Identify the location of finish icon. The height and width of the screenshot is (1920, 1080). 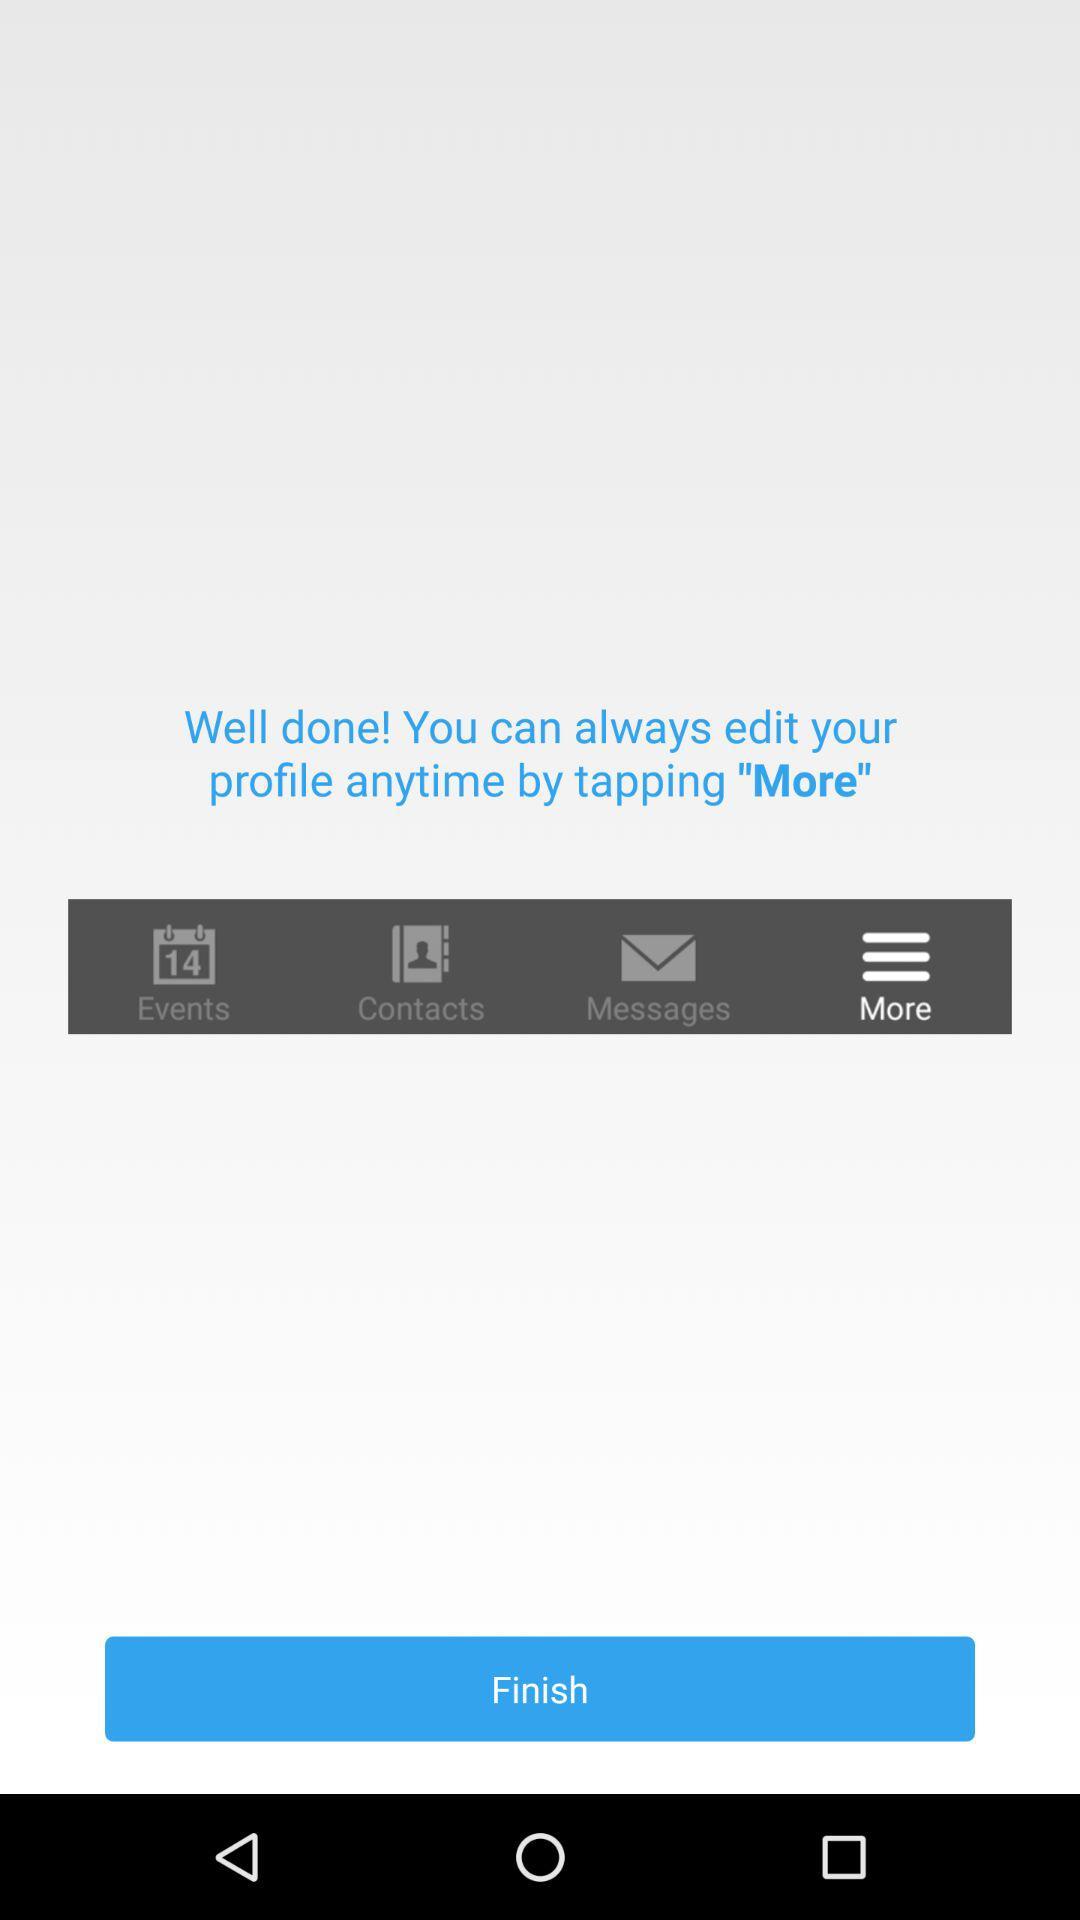
(540, 1688).